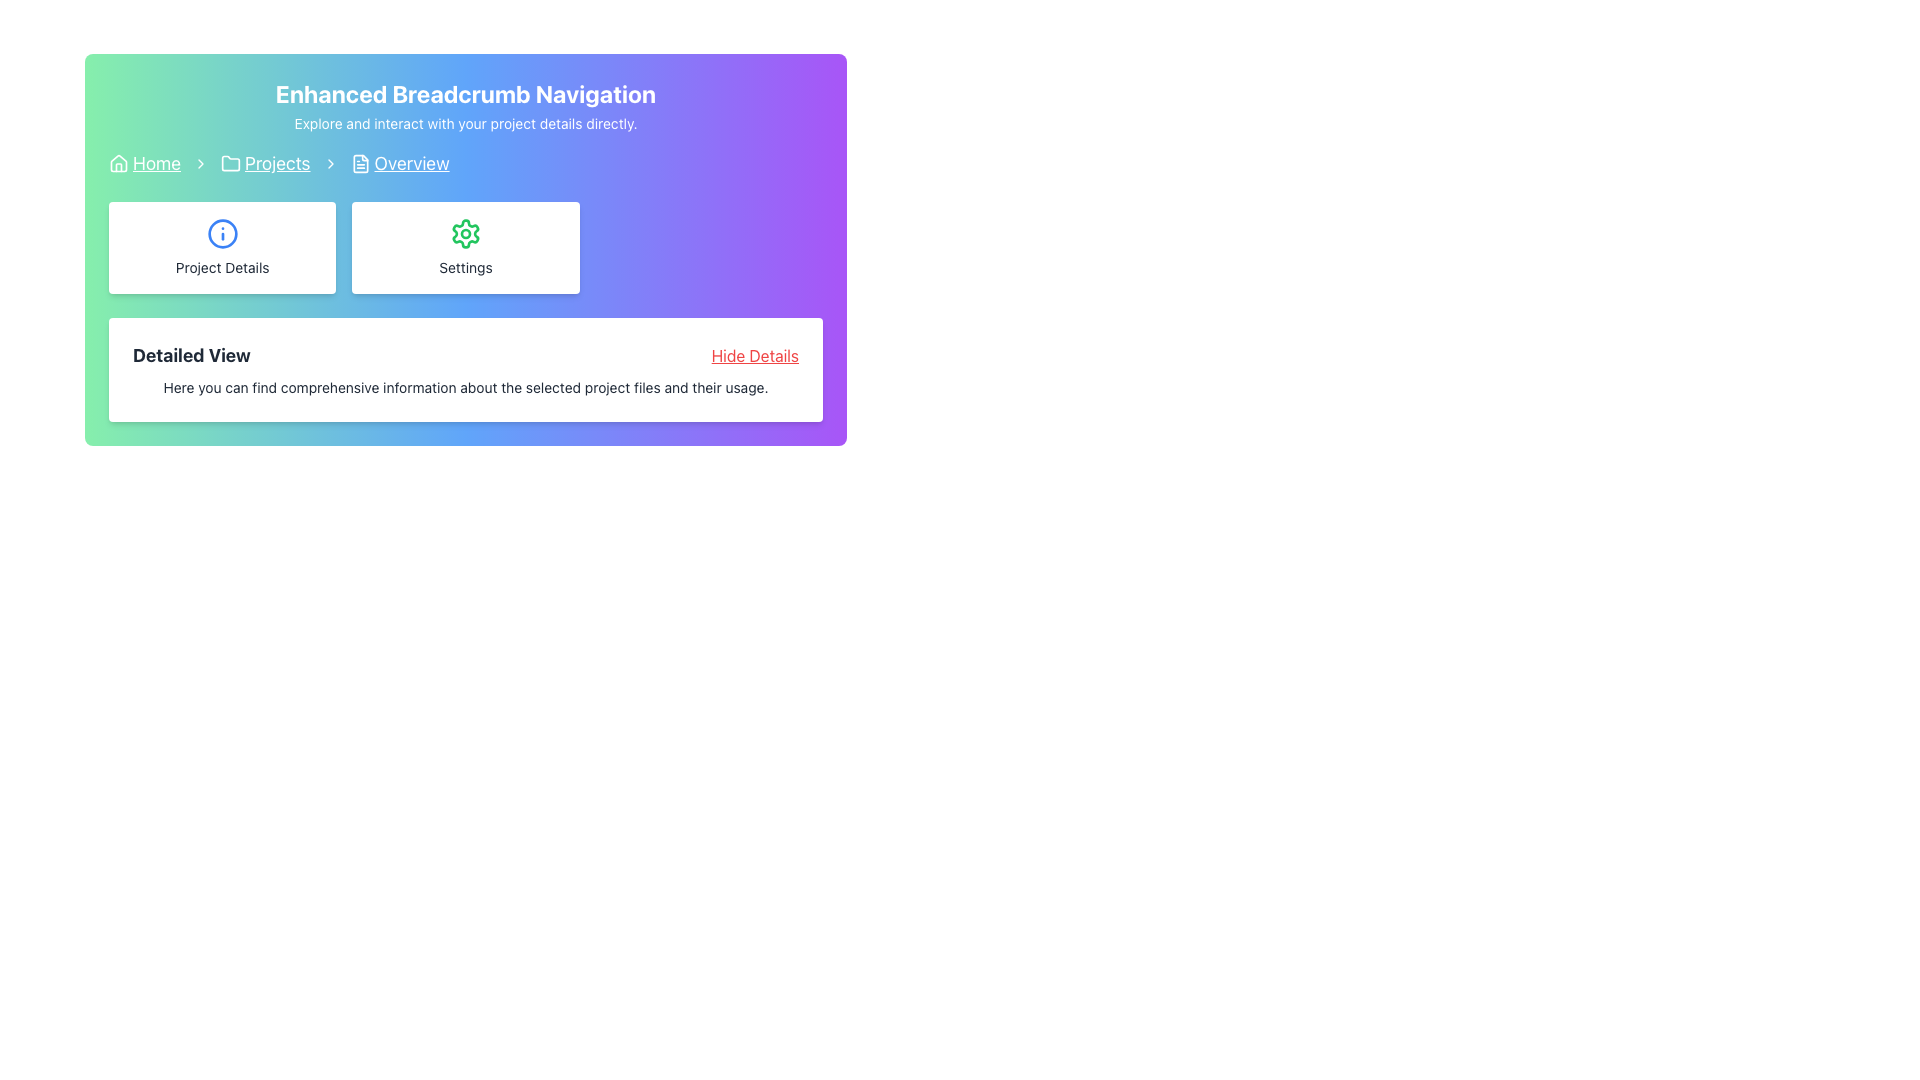 Image resolution: width=1920 pixels, height=1080 pixels. Describe the element at coordinates (230, 163) in the screenshot. I see `the folder icon located in the breadcrumb navigation bar, positioned immediately to the left of the 'Projects' text link` at that location.